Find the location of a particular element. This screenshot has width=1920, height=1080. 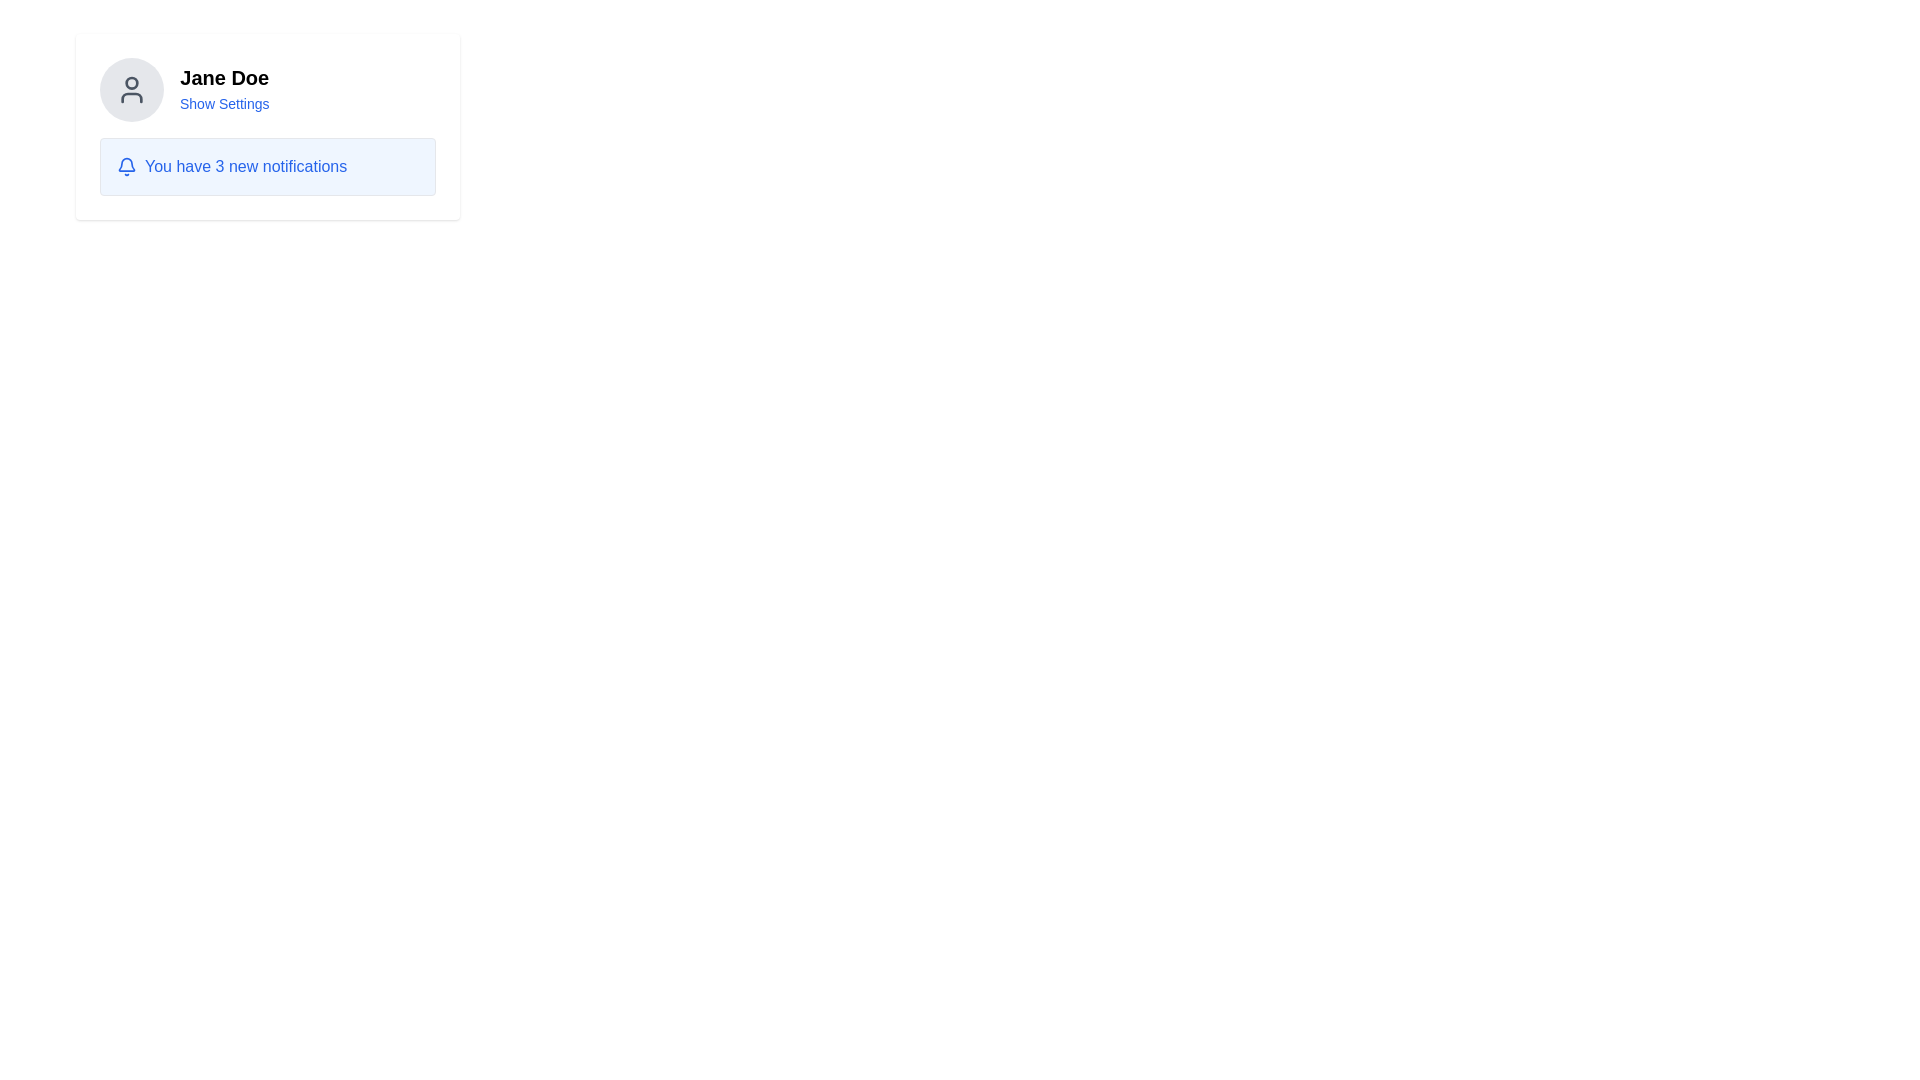

the circular gray icon with a dark-gray user profile glyph located in the upper-left section of the card layout containing the name 'Jane Doe' is located at coordinates (131, 88).